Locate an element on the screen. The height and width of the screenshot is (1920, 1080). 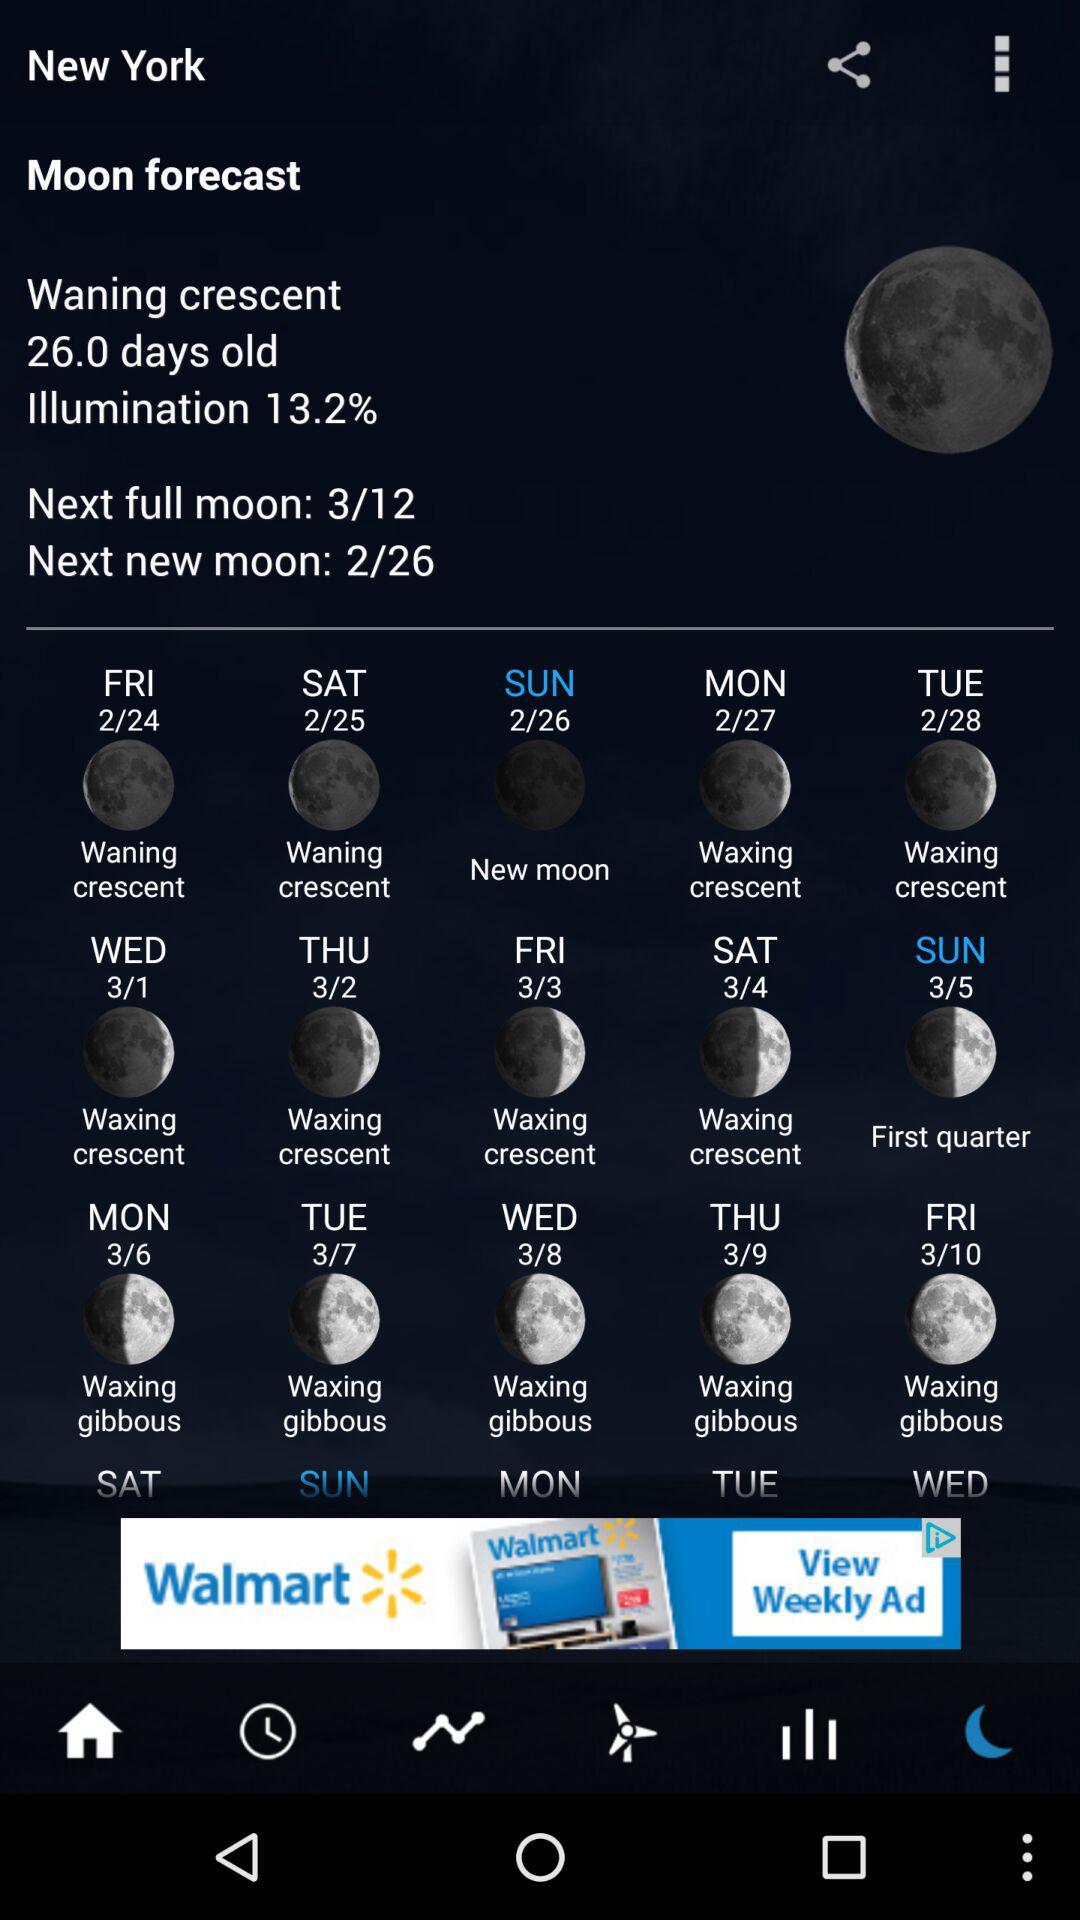
details about advertisement is located at coordinates (540, 1582).